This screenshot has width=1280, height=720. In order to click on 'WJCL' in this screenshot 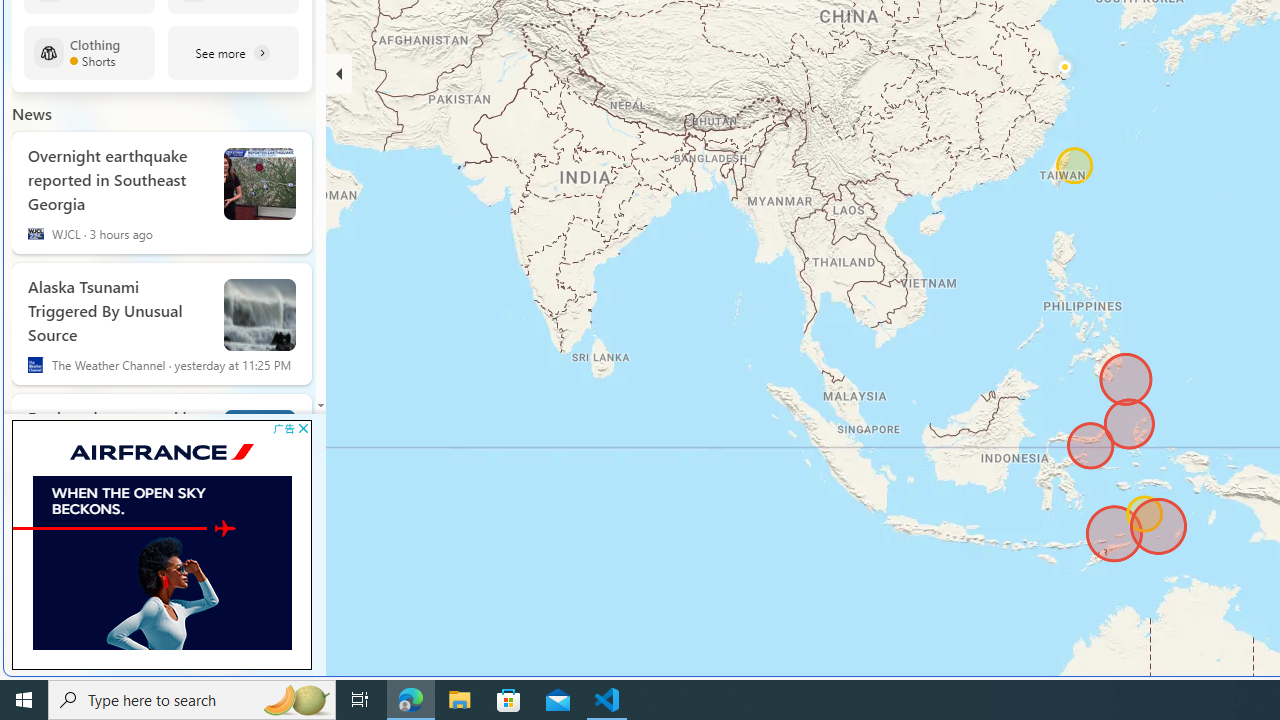, I will do `click(35, 233)`.